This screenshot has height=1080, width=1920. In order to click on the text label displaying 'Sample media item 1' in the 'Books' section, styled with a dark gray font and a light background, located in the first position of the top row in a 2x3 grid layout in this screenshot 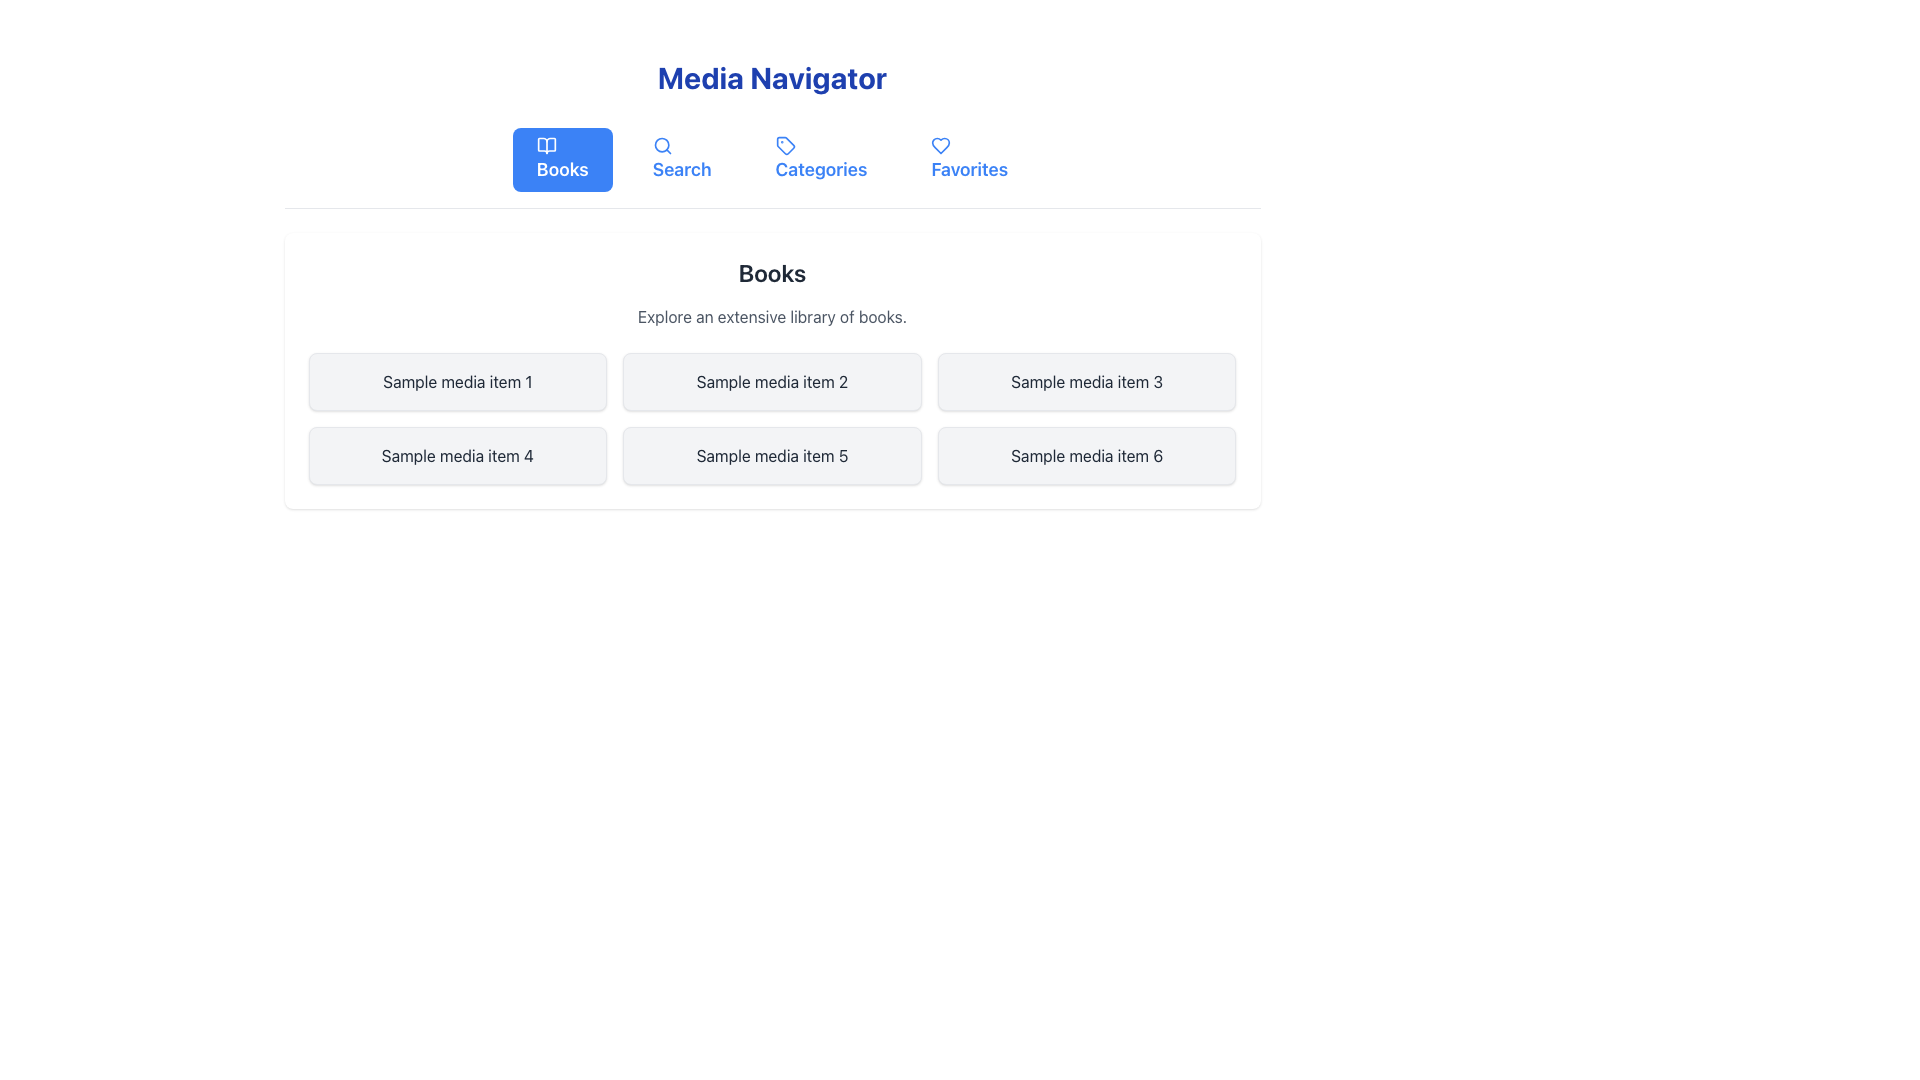, I will do `click(456, 381)`.